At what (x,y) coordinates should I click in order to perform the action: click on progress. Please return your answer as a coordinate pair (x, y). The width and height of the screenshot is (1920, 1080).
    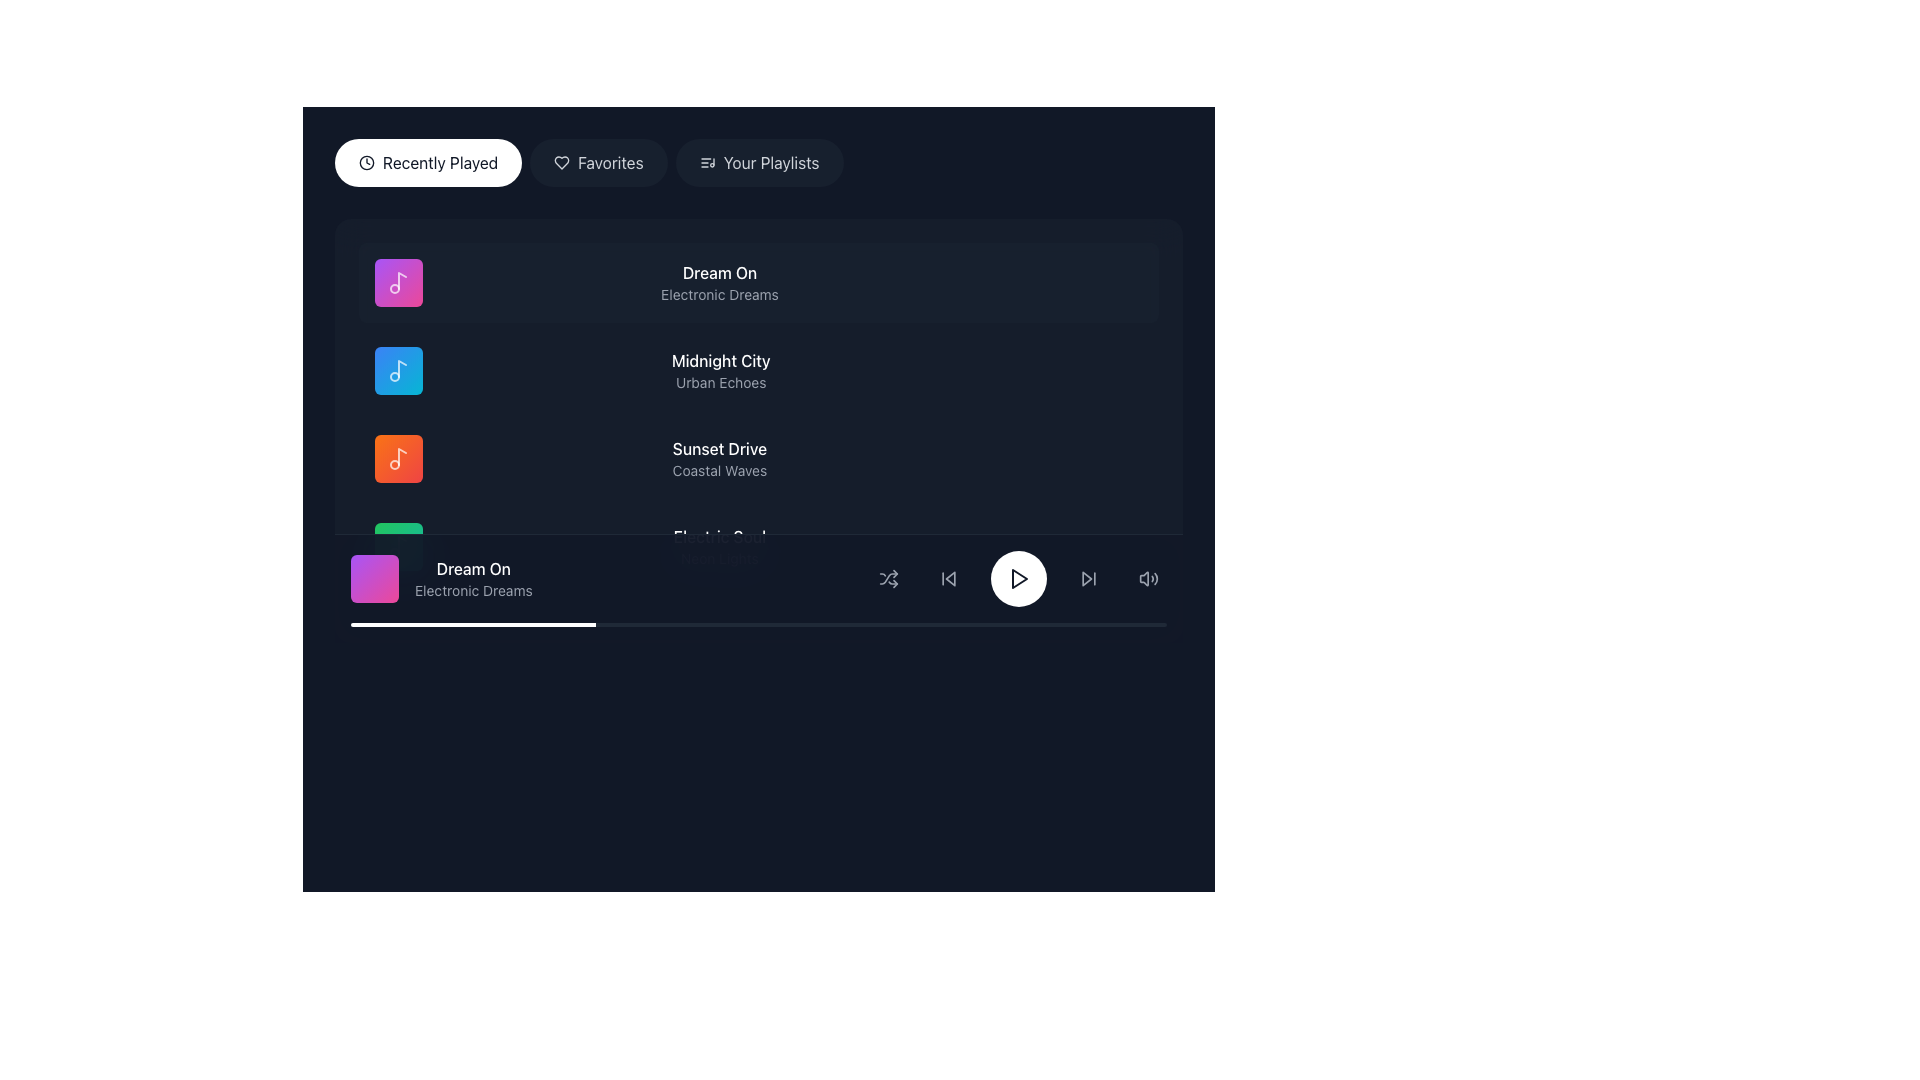
    Looking at the image, I should click on (635, 623).